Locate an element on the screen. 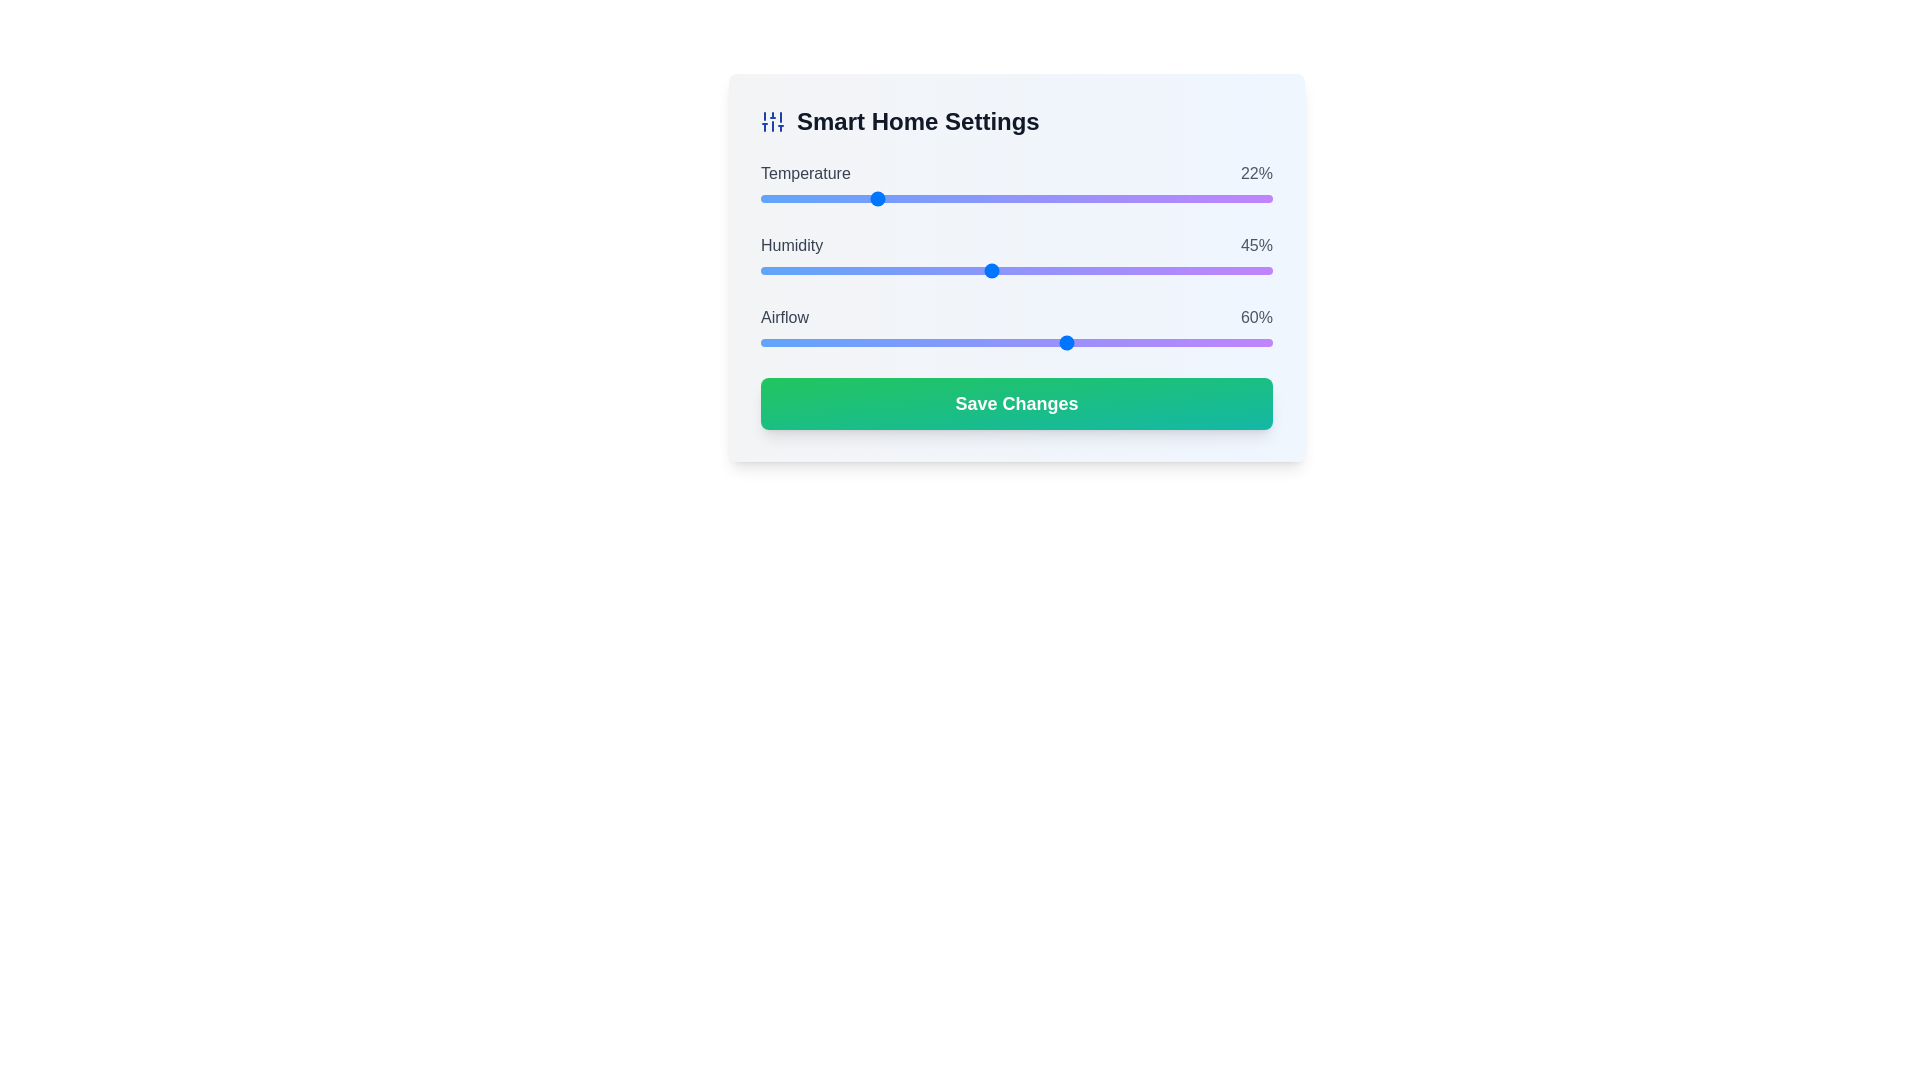 The width and height of the screenshot is (1920, 1080). the static text label displaying the word 'airflow' which is styled in medium-weight, capitalized gray letters and positioned to the left of the '60%' progress indicator is located at coordinates (784, 316).